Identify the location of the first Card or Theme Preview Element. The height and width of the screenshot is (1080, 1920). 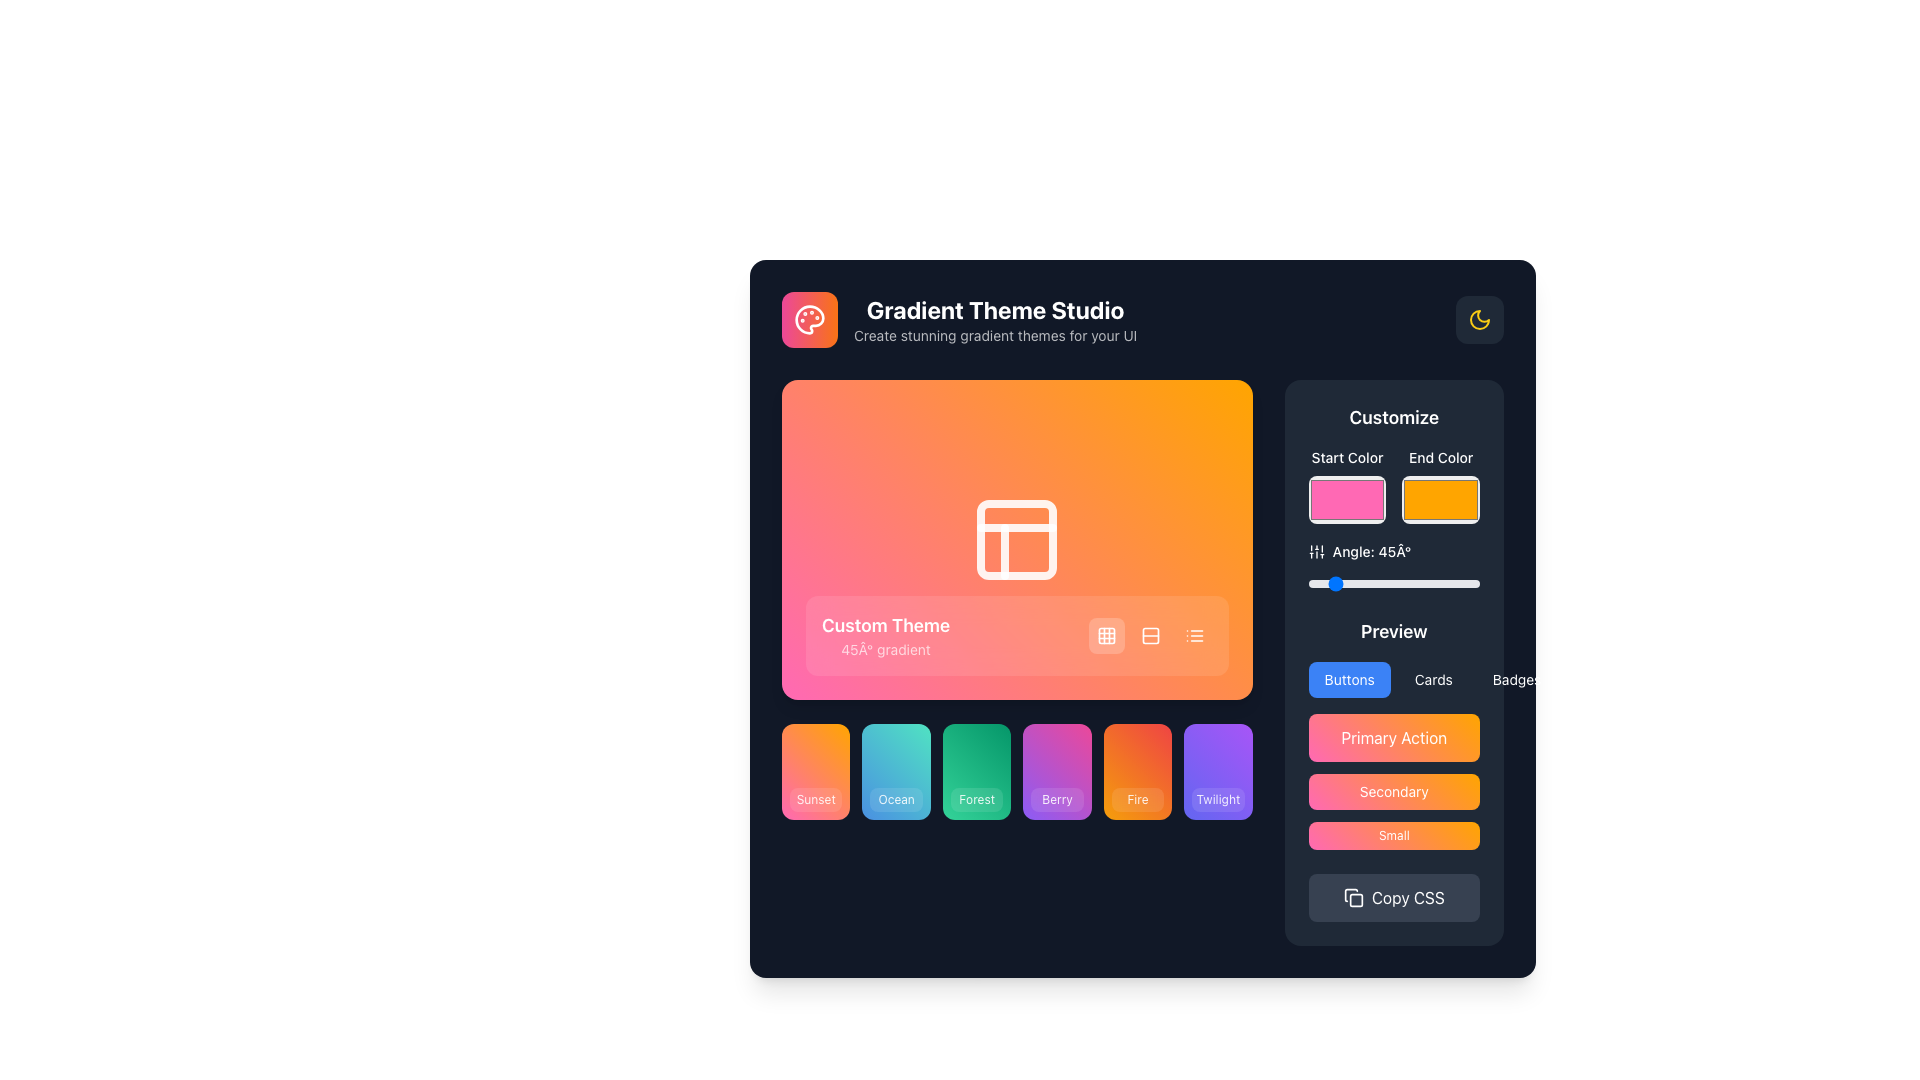
(1017, 540).